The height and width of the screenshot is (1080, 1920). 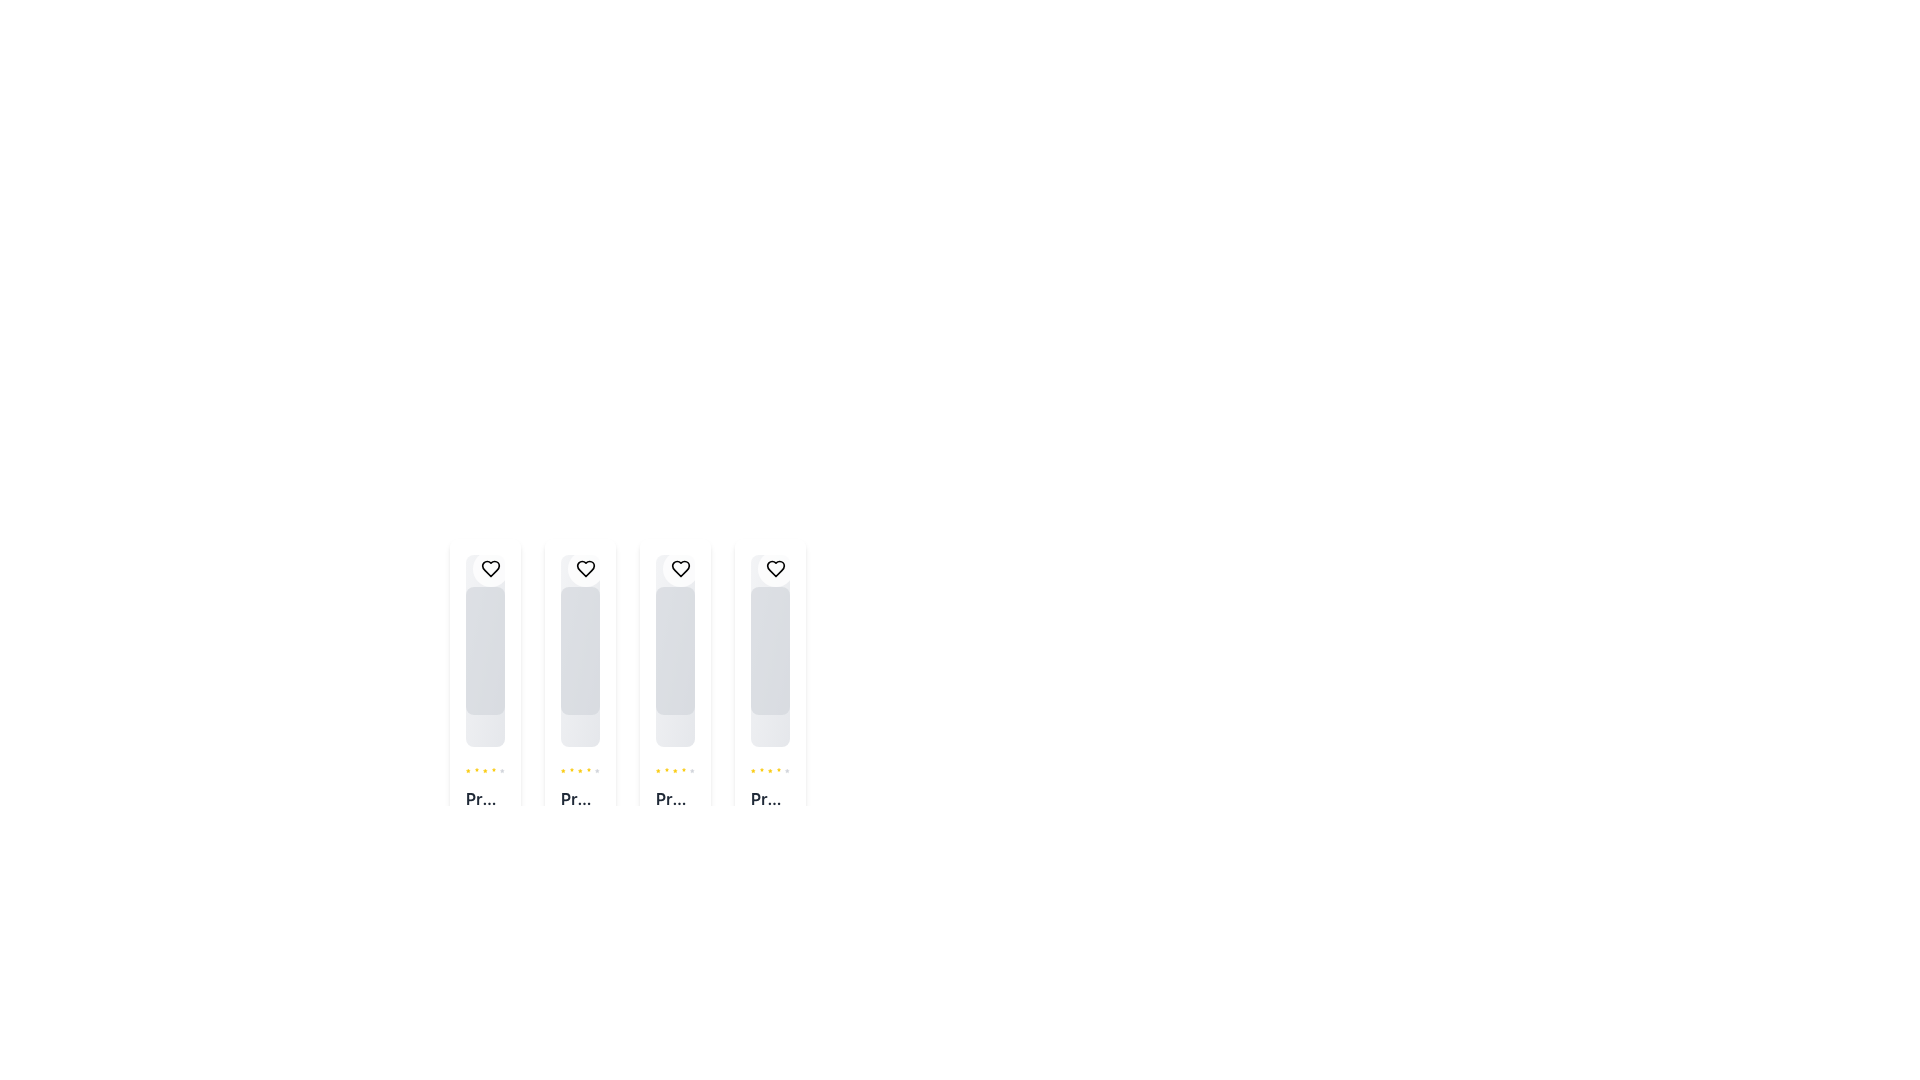 What do you see at coordinates (584, 569) in the screenshot?
I see `the 'favorite' button located` at bounding box center [584, 569].